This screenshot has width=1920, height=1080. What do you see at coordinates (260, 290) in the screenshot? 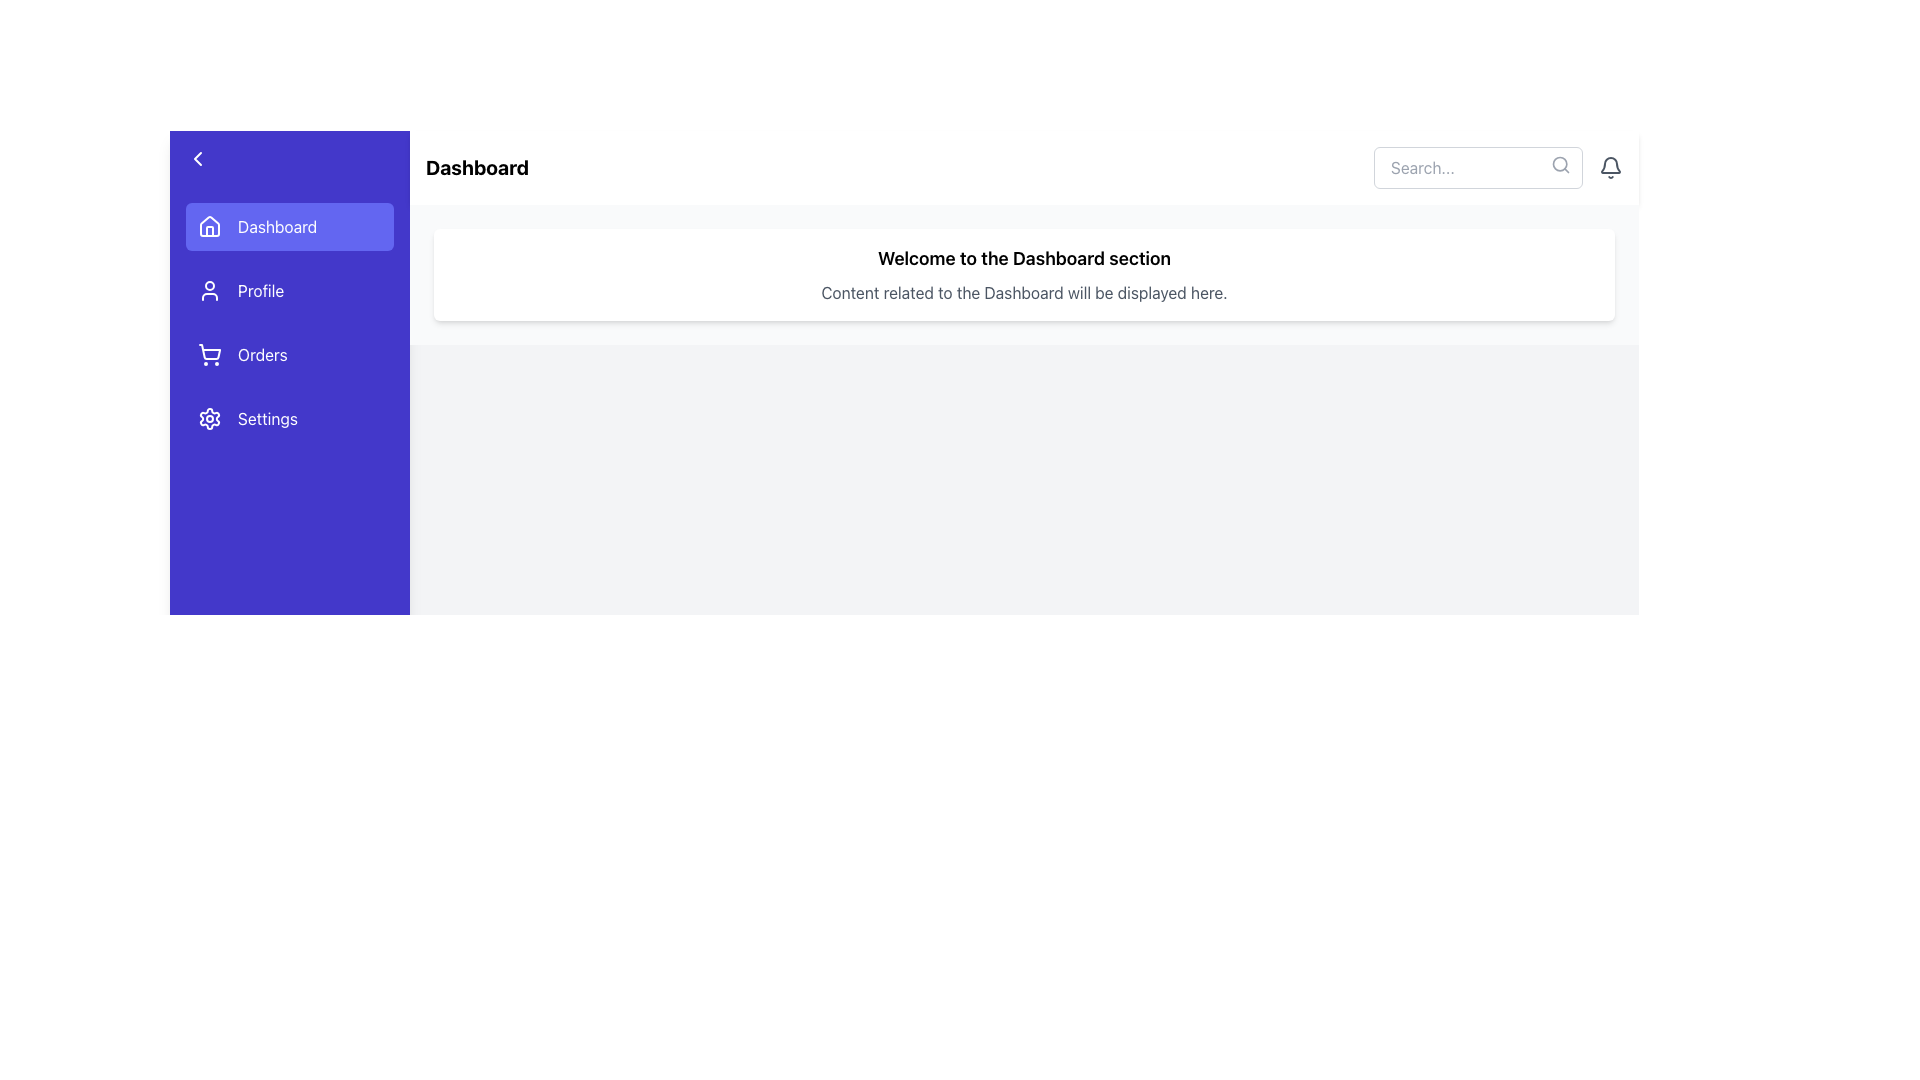
I see `the 'Profile' text label in the vertical navigation menu` at bounding box center [260, 290].